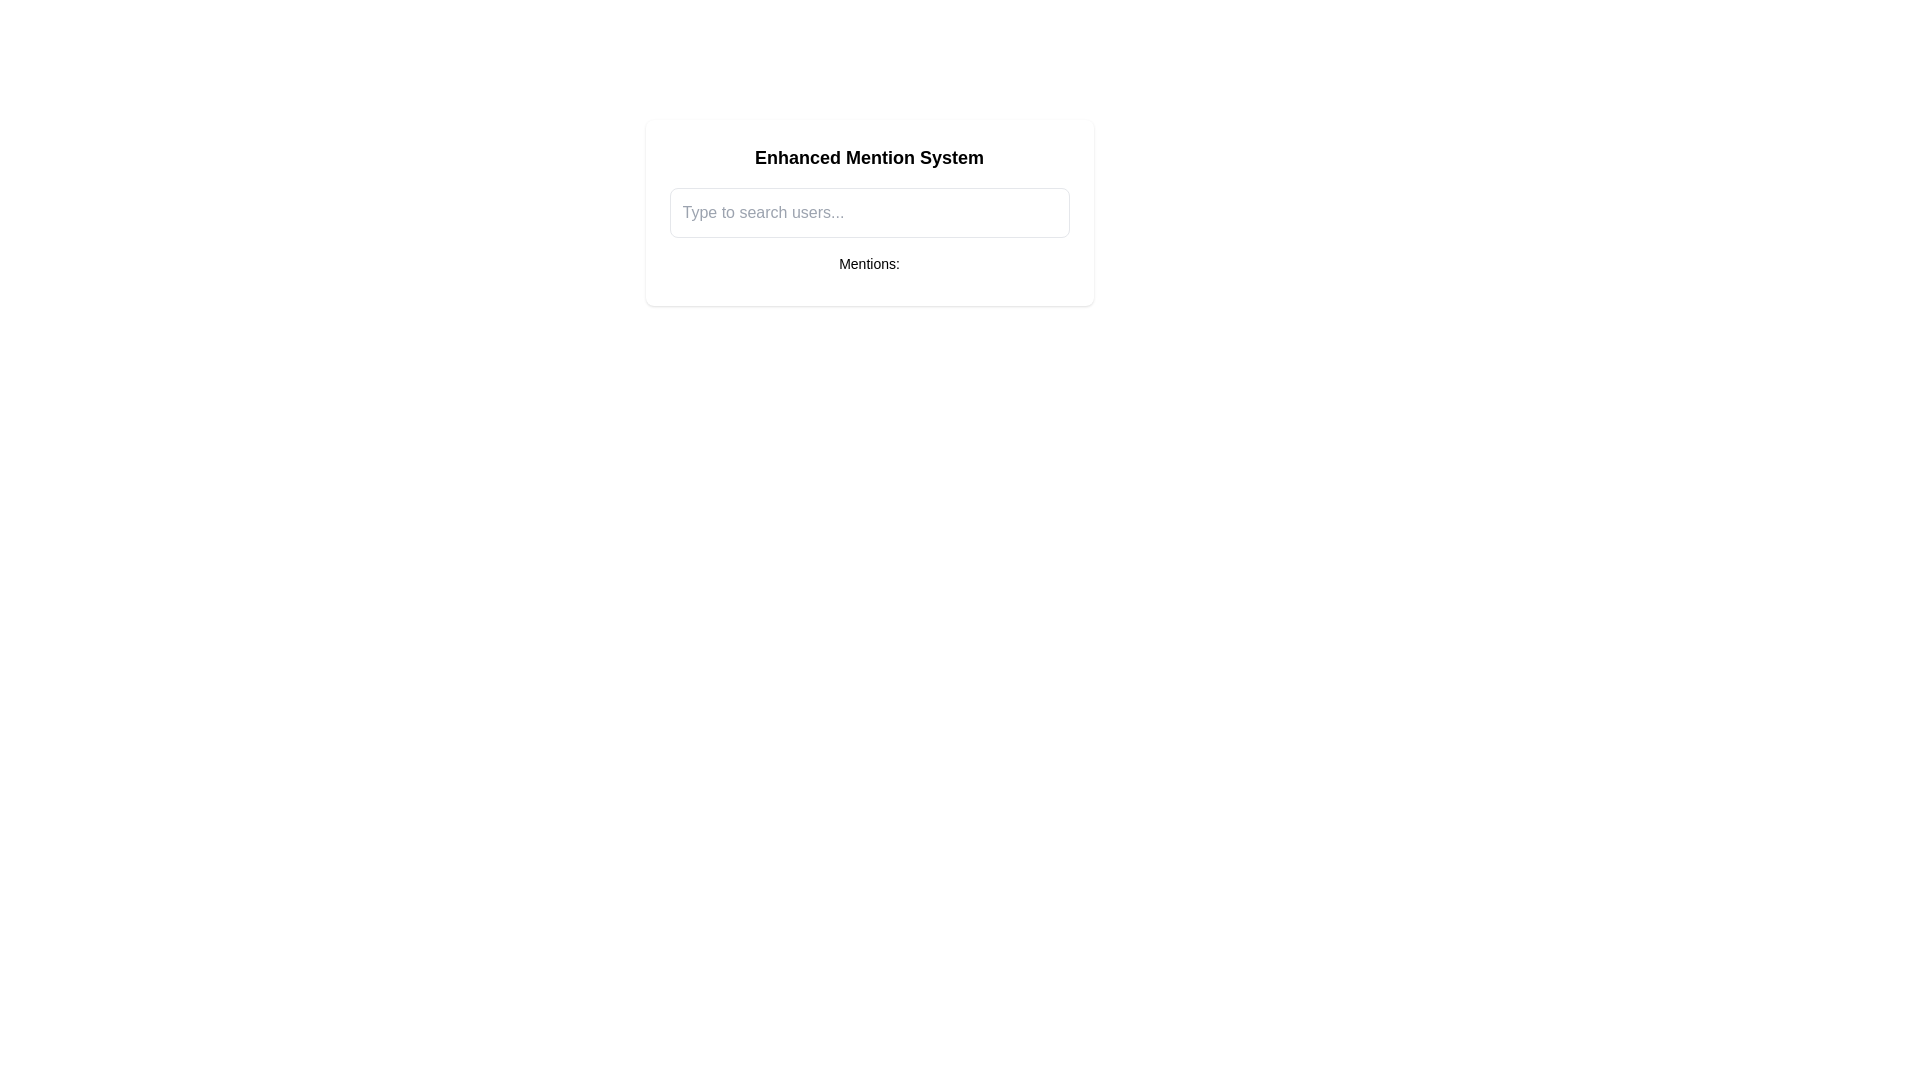 The height and width of the screenshot is (1080, 1920). I want to click on the 'Mentions' Text Label, which is positioned directly below the search input field and follows the title 'Enhanced Mention System', so click(869, 266).